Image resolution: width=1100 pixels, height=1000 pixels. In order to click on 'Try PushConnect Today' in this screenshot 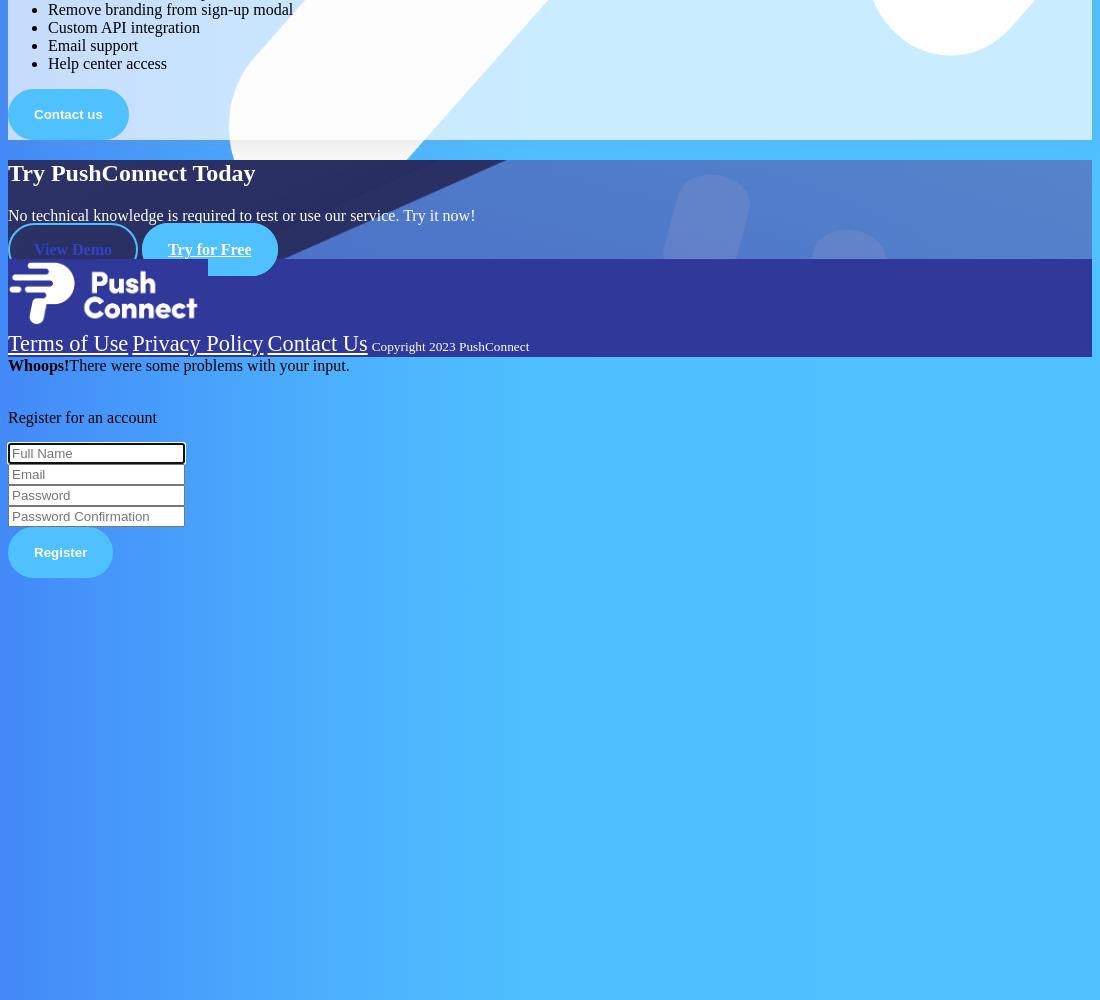, I will do `click(131, 173)`.